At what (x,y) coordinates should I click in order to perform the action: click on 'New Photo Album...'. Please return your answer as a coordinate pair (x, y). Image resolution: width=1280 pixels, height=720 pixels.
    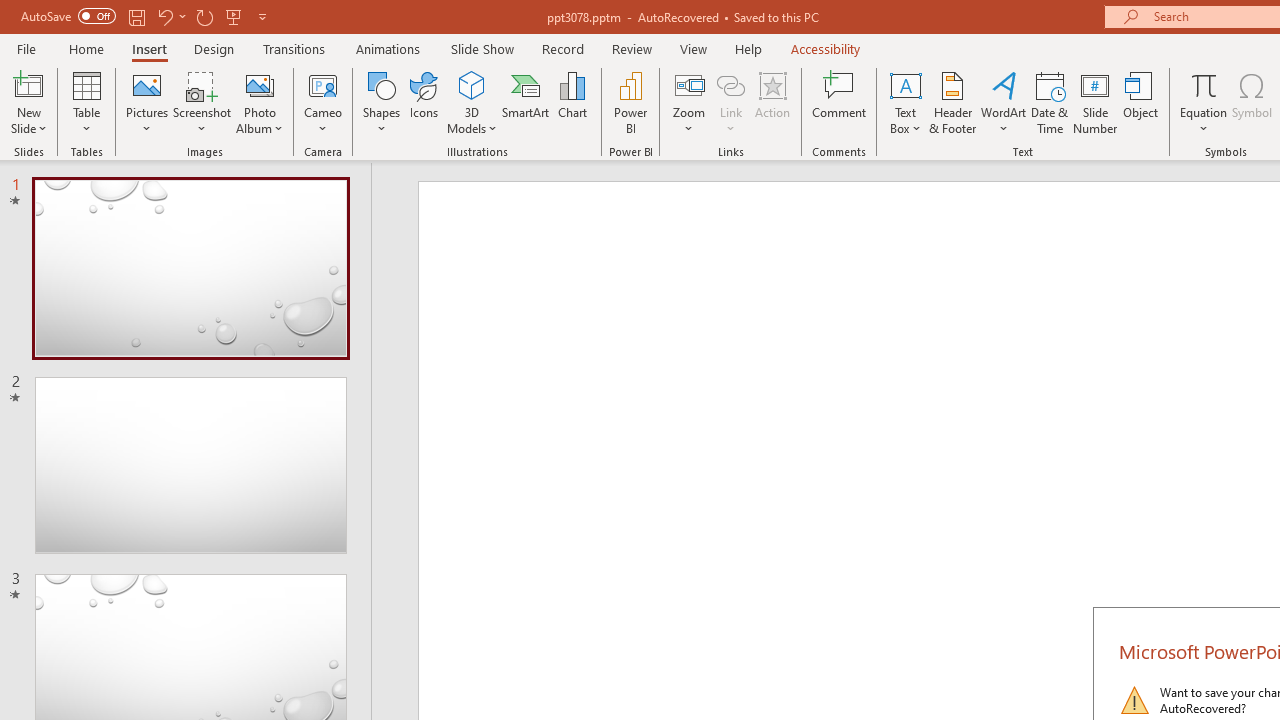
    Looking at the image, I should click on (258, 84).